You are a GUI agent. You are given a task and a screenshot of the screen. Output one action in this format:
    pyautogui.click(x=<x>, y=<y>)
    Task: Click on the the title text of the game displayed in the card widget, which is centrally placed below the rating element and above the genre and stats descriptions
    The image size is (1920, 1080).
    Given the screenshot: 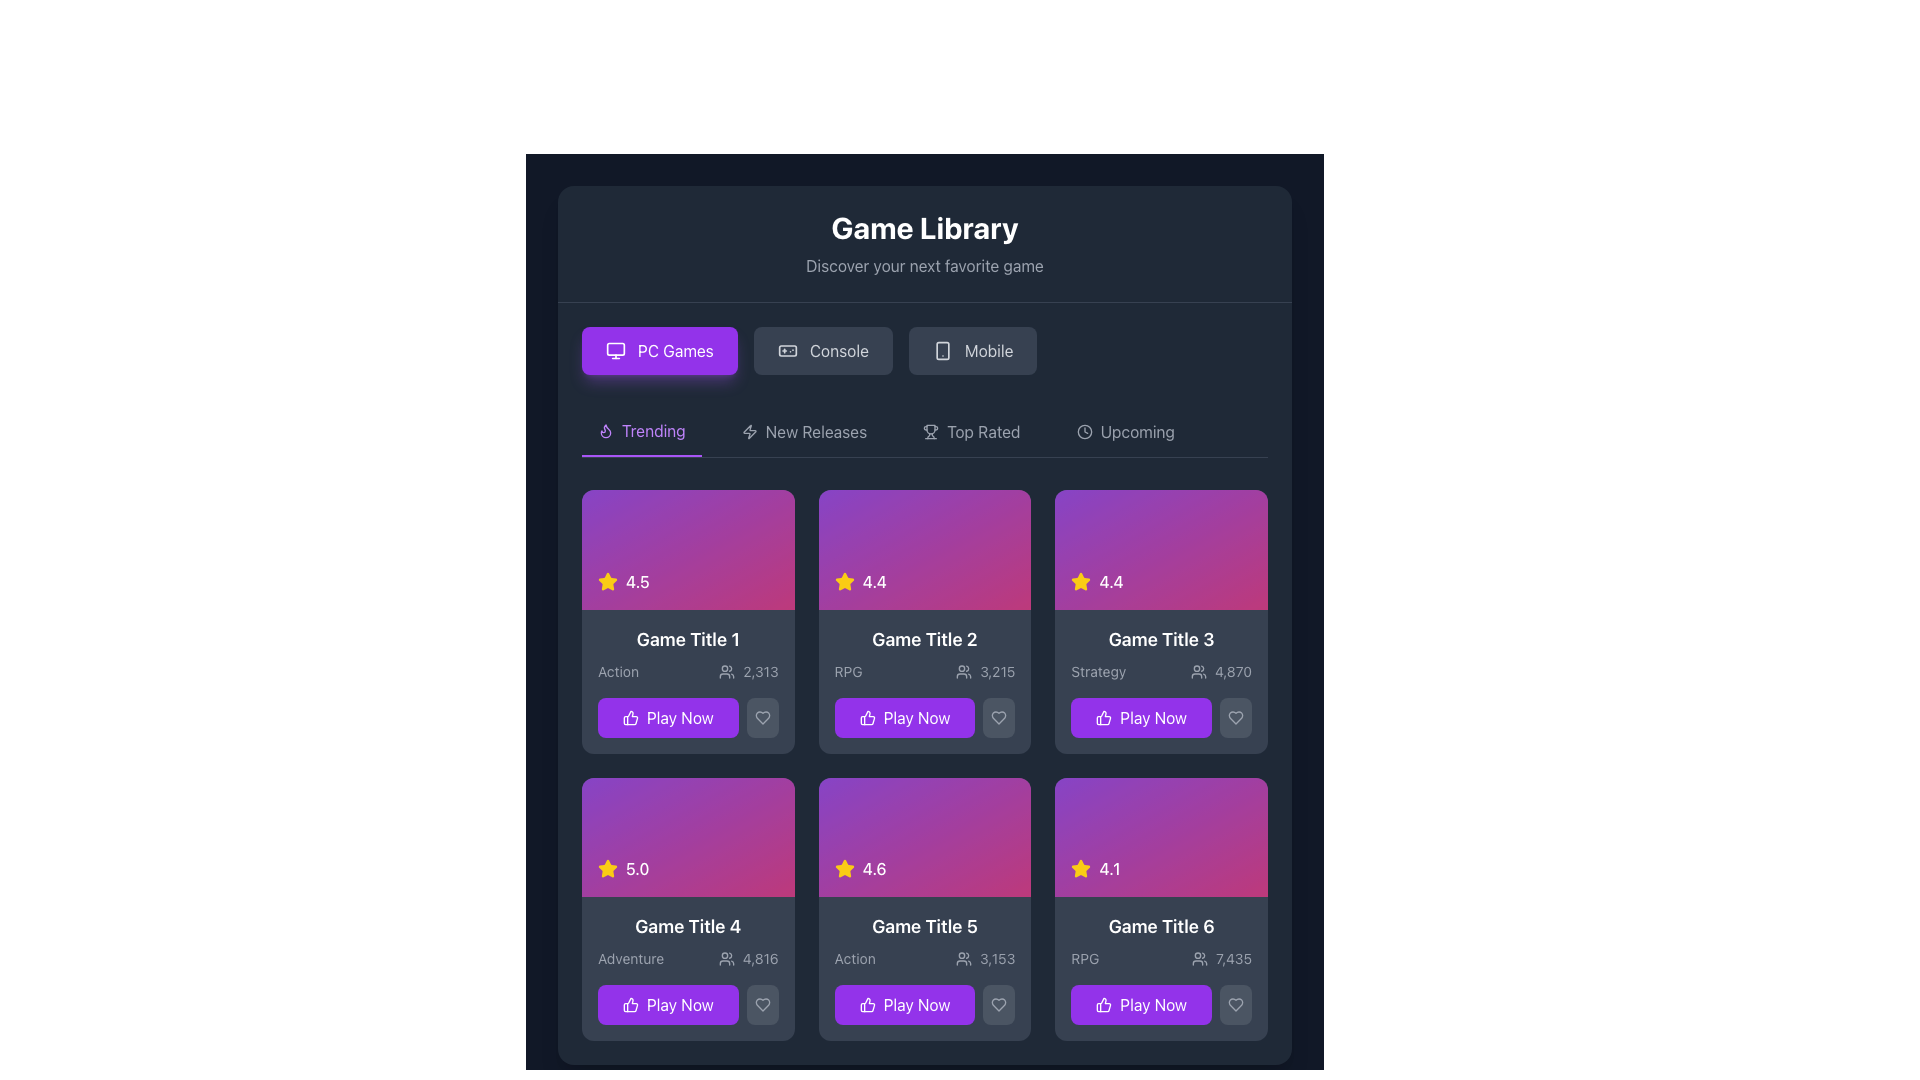 What is the action you would take?
    pyautogui.click(x=688, y=639)
    